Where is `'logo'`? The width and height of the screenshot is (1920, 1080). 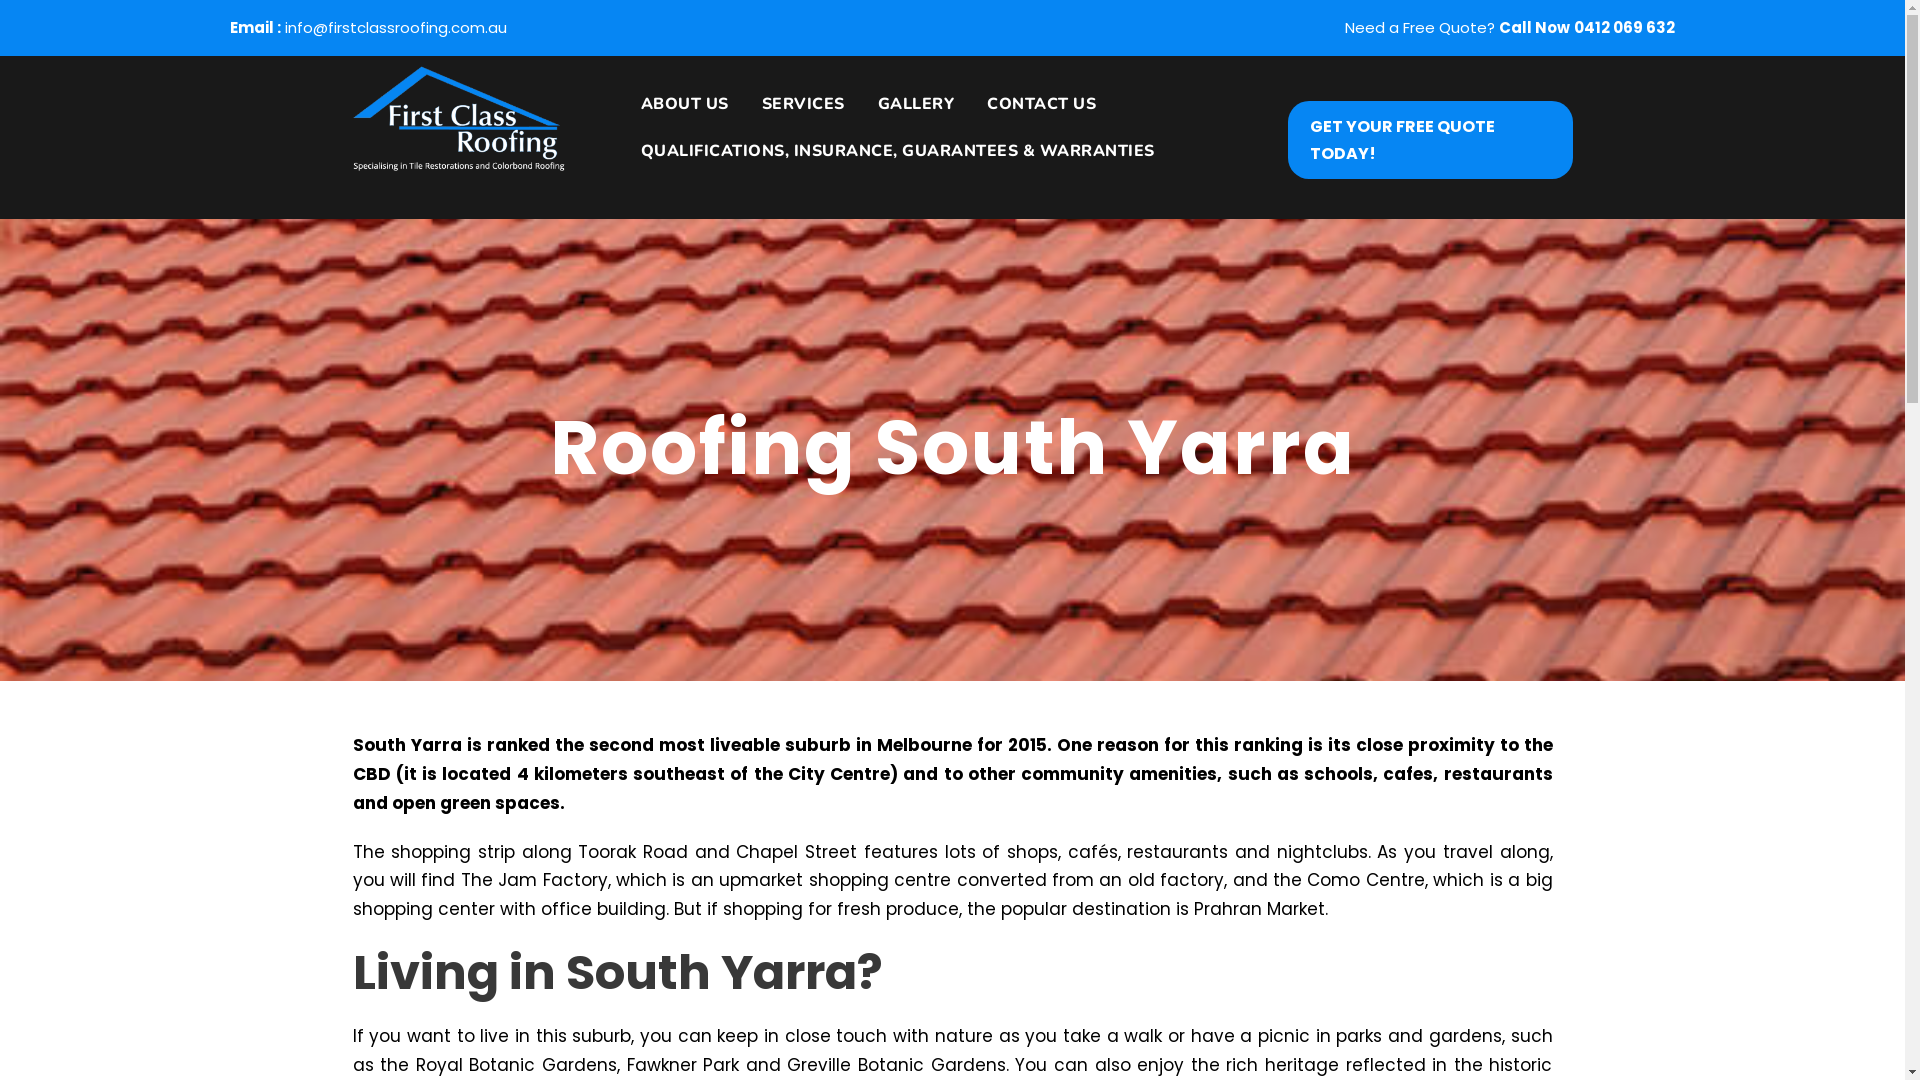 'logo' is located at coordinates (456, 119).